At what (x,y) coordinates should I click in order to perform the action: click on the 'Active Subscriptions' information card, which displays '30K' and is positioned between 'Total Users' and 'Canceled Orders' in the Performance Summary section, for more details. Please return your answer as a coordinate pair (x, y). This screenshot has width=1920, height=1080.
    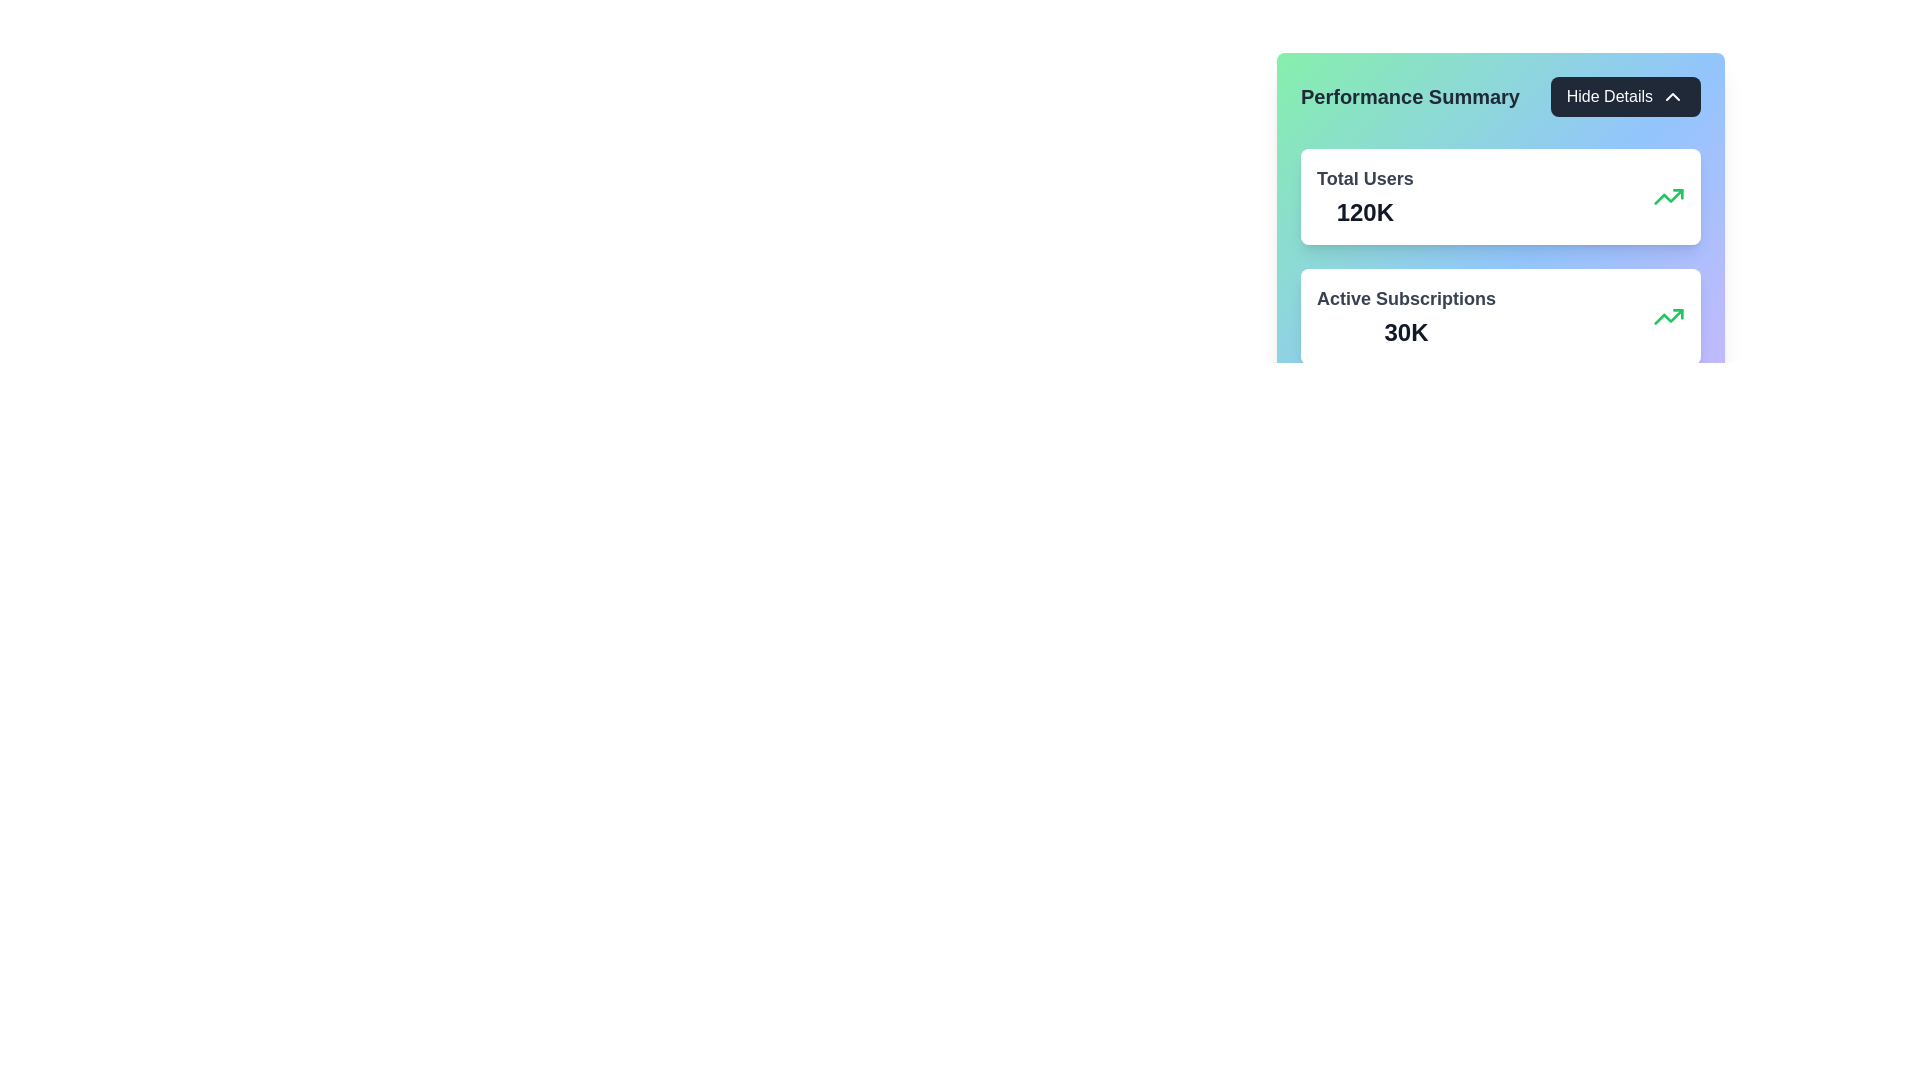
    Looking at the image, I should click on (1501, 315).